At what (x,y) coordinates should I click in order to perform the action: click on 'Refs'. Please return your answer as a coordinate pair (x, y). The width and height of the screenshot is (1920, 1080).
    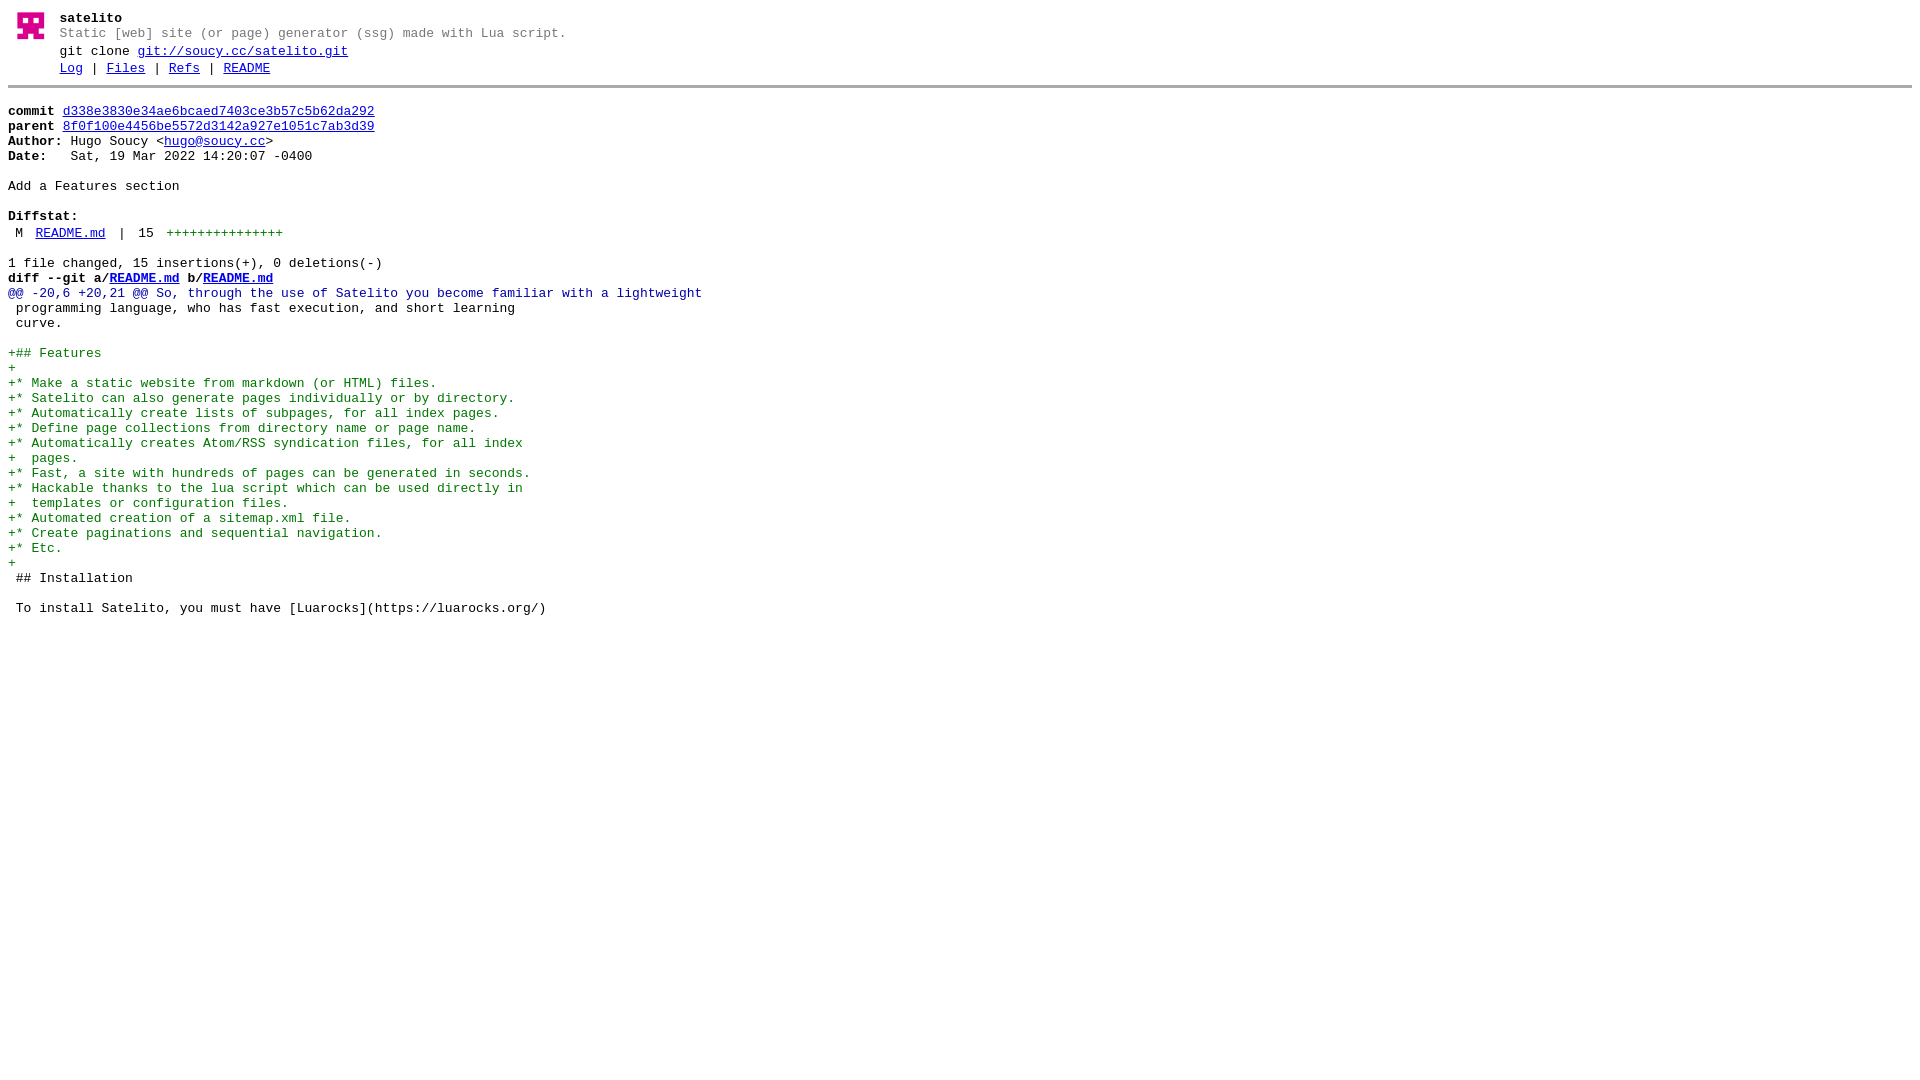
    Looking at the image, I should click on (184, 67).